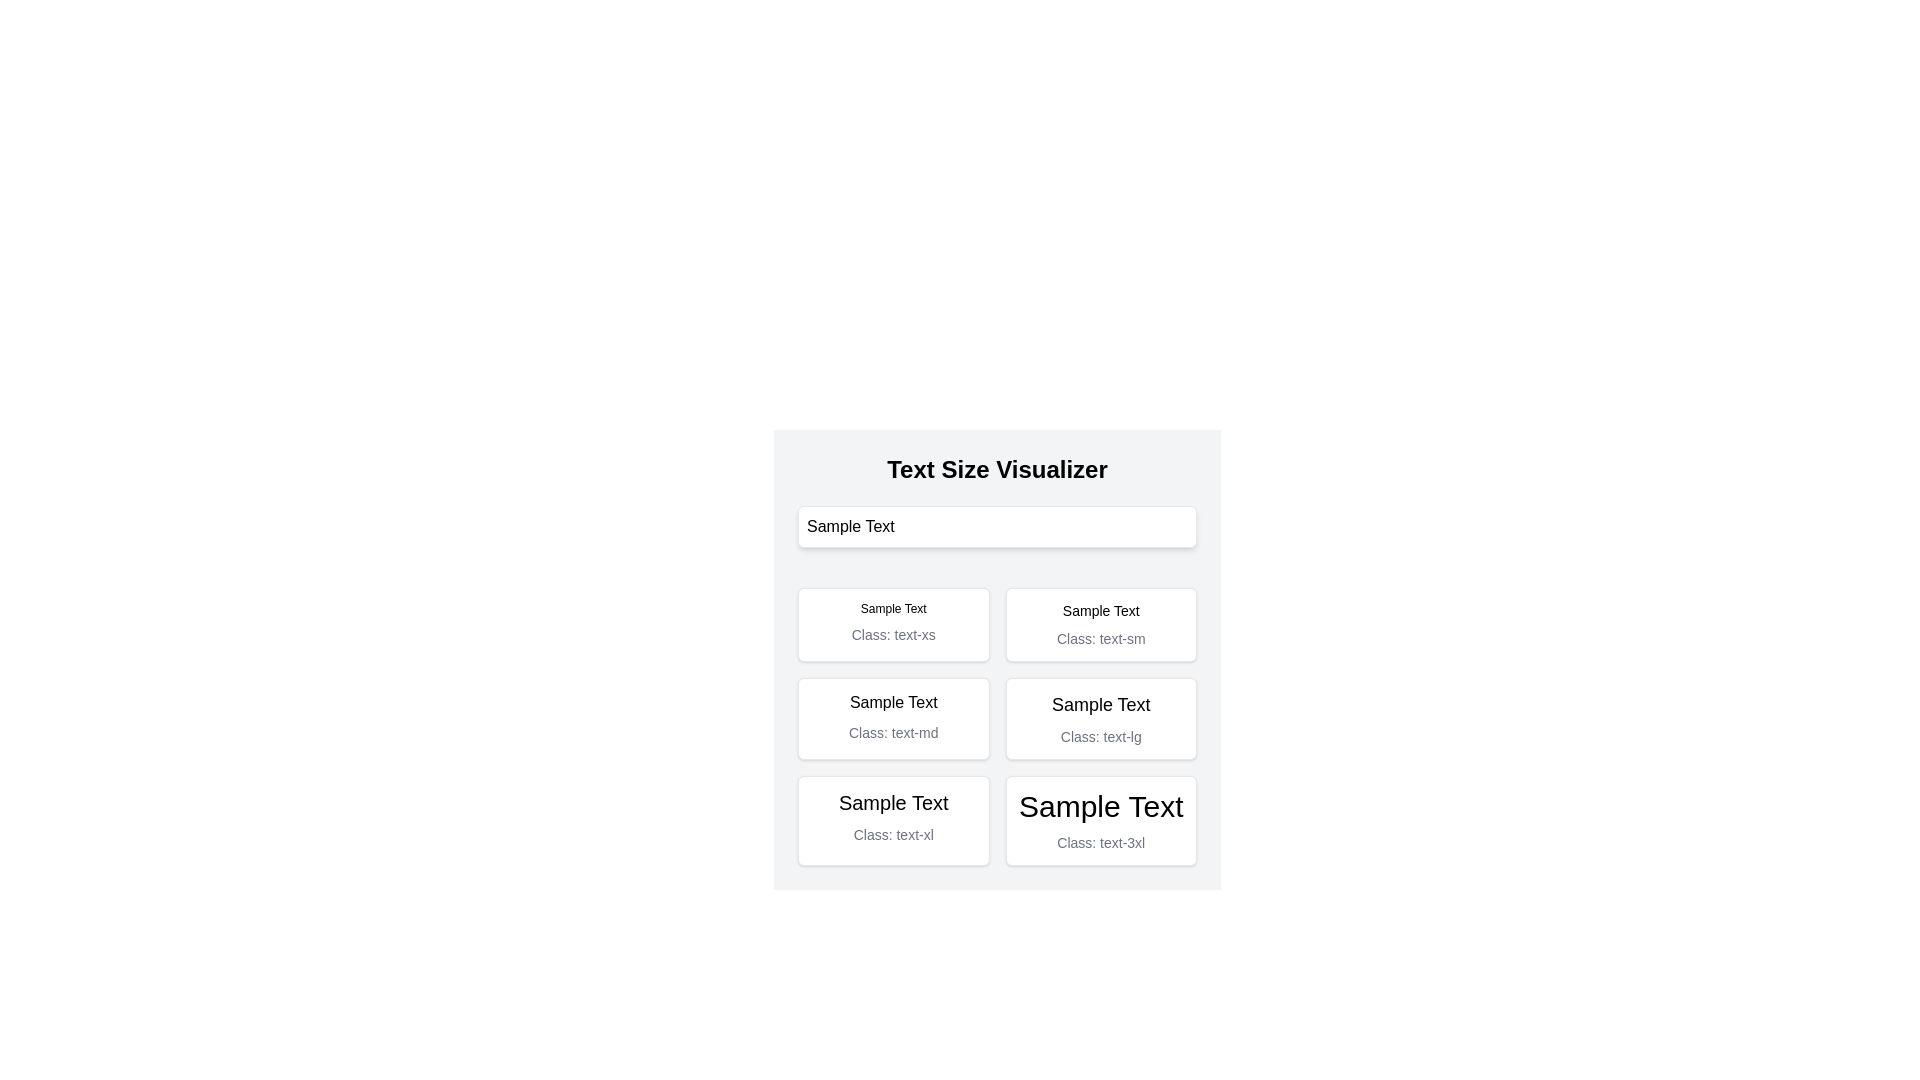 This screenshot has height=1080, width=1920. Describe the element at coordinates (1100, 639) in the screenshot. I see `text from the Text label located in the second row, second column of the grid layout, positioned below the sibling element displaying 'Sample Text'` at that location.